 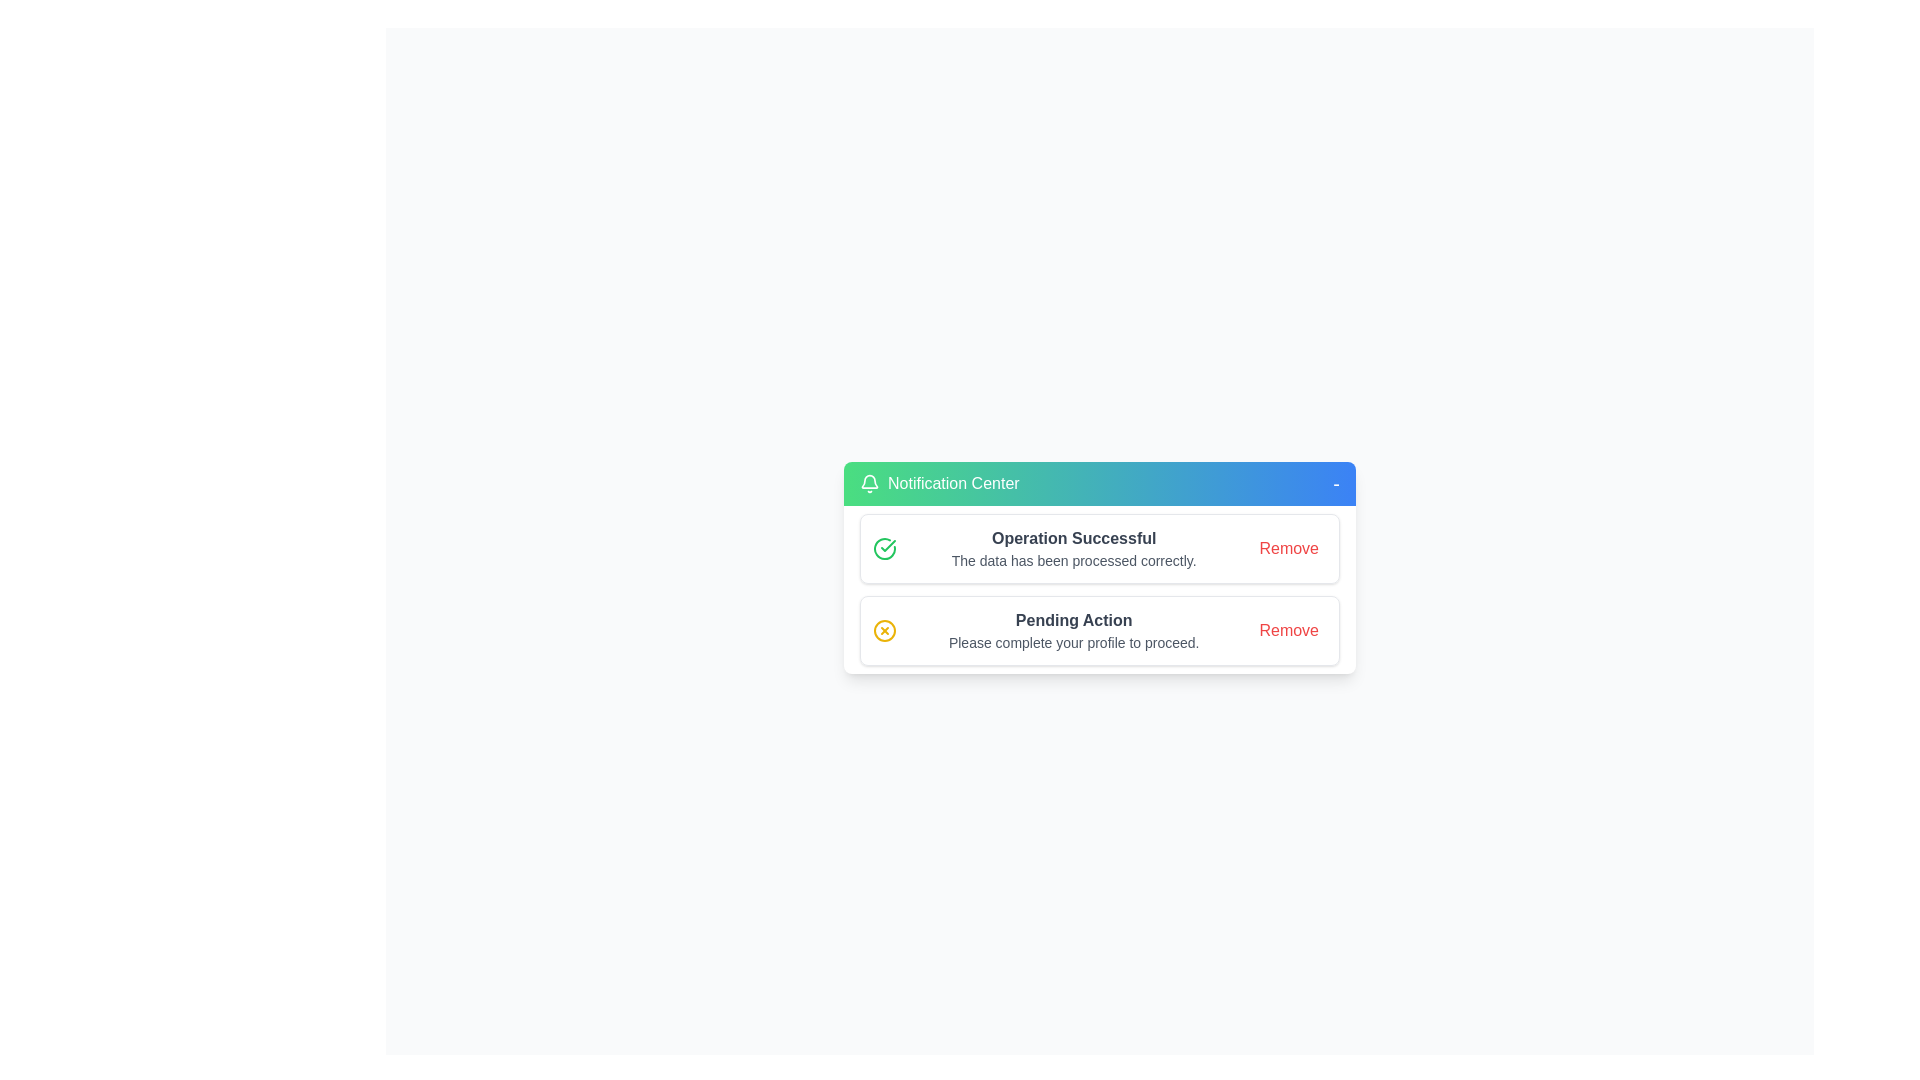 I want to click on the heading label of the notification panel located near the upper-left side, next to the bell icon, so click(x=952, y=483).